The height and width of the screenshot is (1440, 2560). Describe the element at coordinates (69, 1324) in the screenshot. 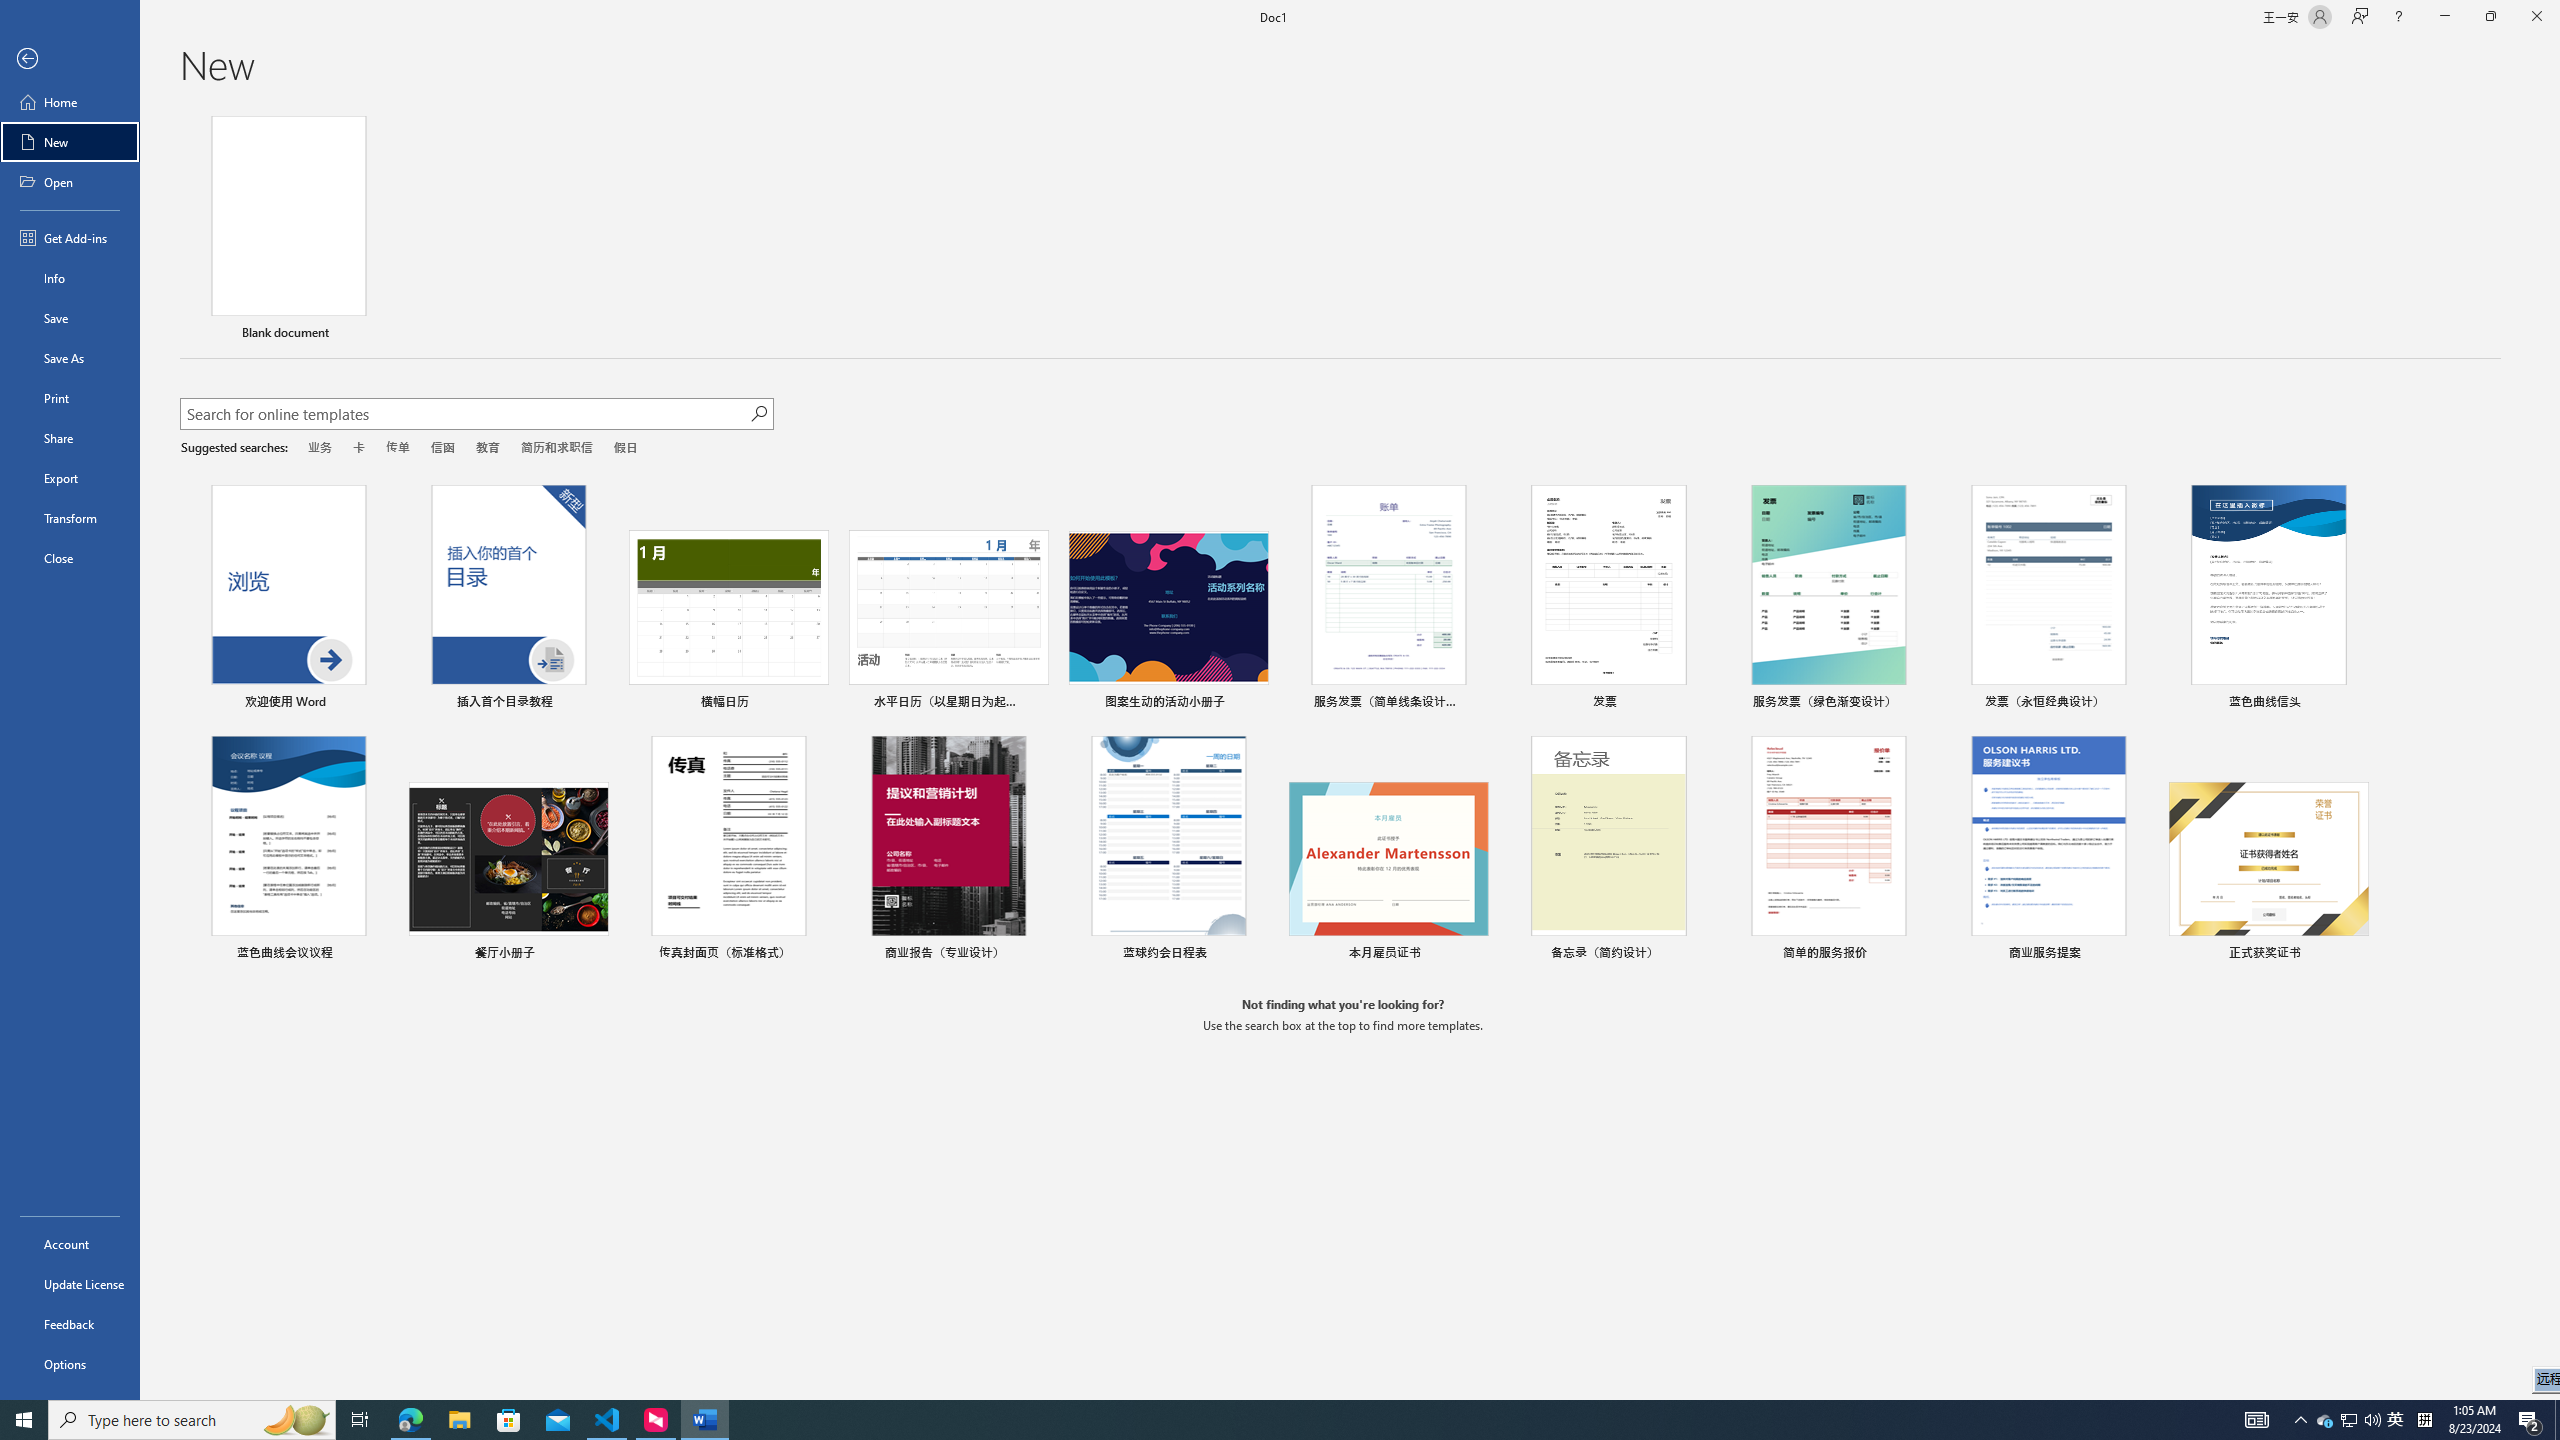

I see `'Feedback'` at that location.